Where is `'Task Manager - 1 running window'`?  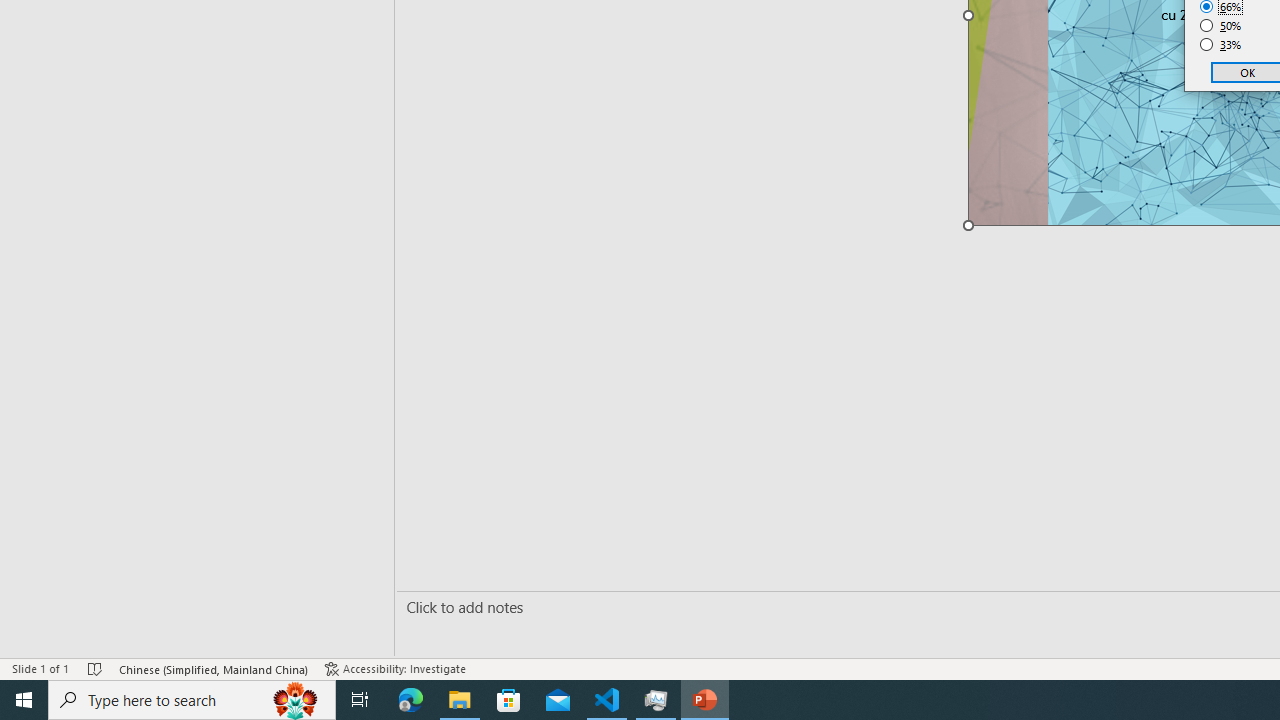
'Task Manager - 1 running window' is located at coordinates (656, 698).